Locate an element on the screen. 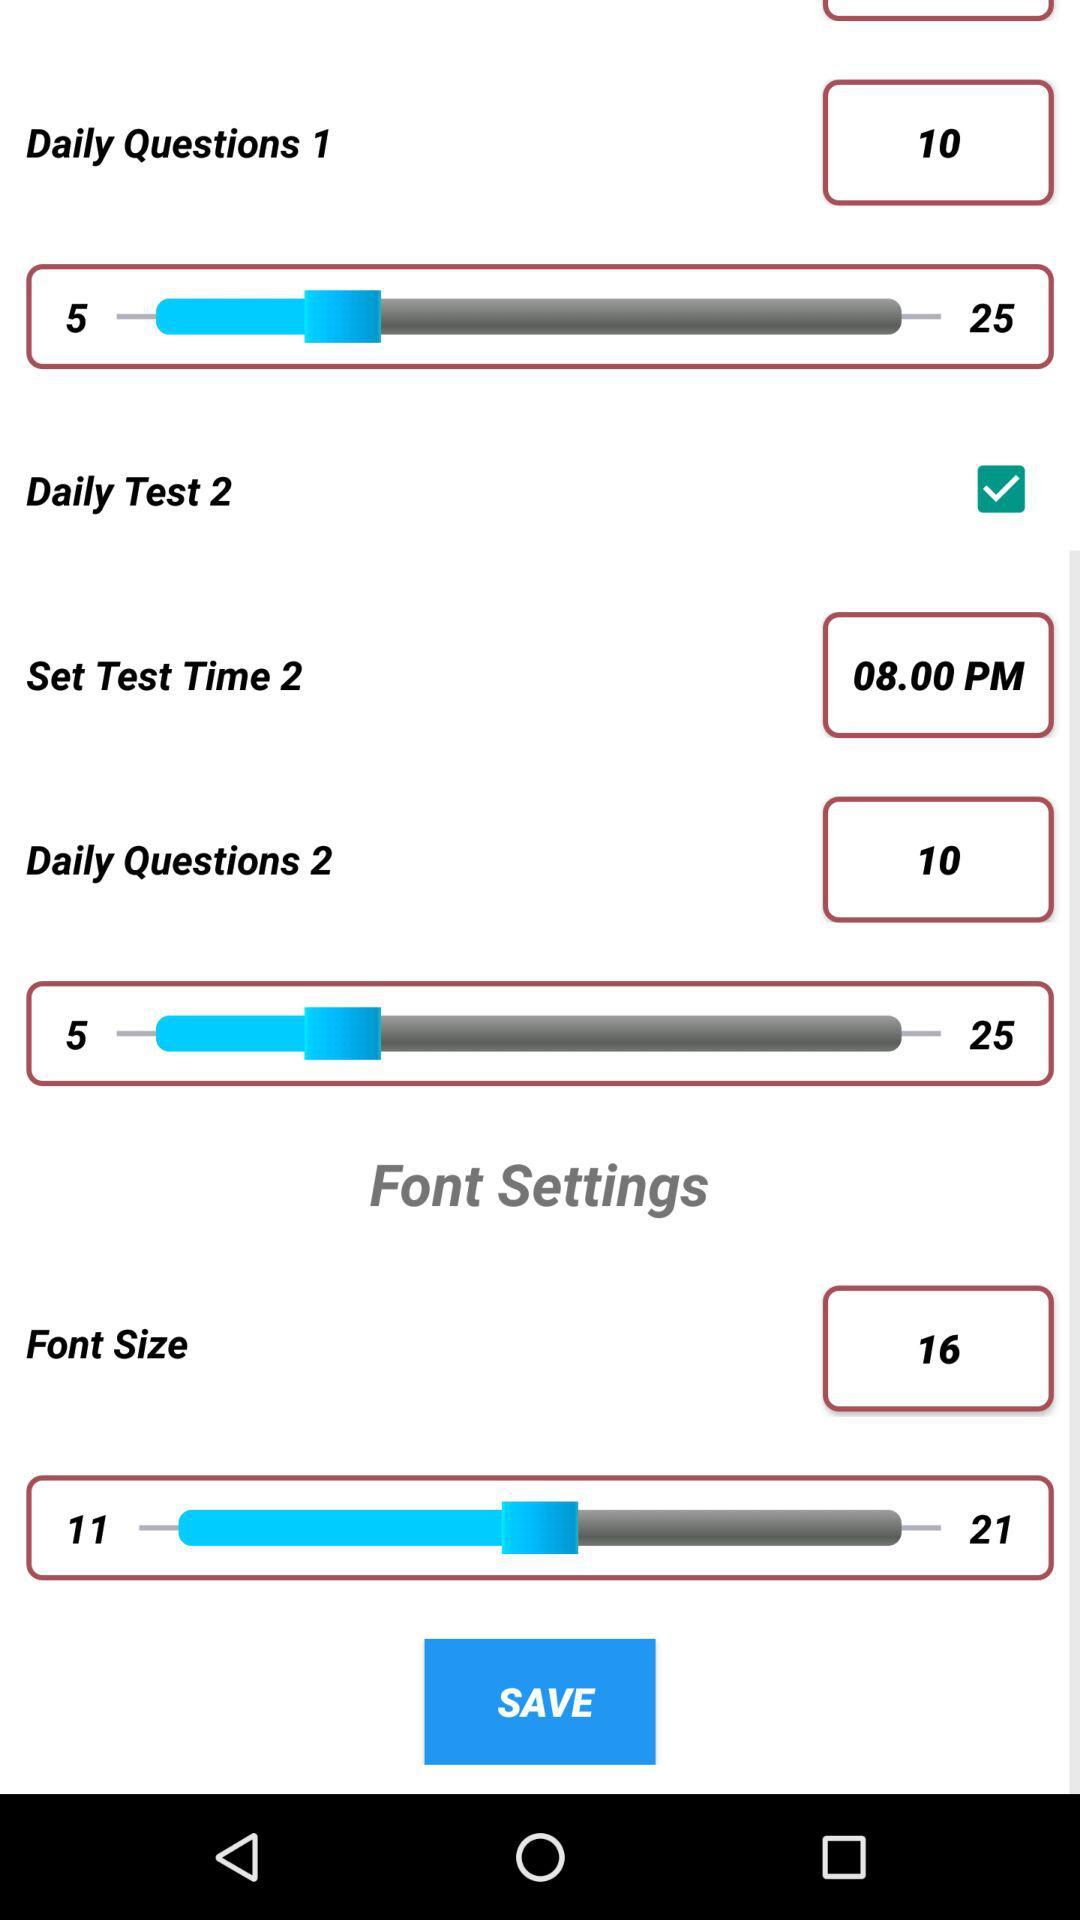 This screenshot has width=1080, height=1920. the item to the left of 16 is located at coordinates (423, 1342).